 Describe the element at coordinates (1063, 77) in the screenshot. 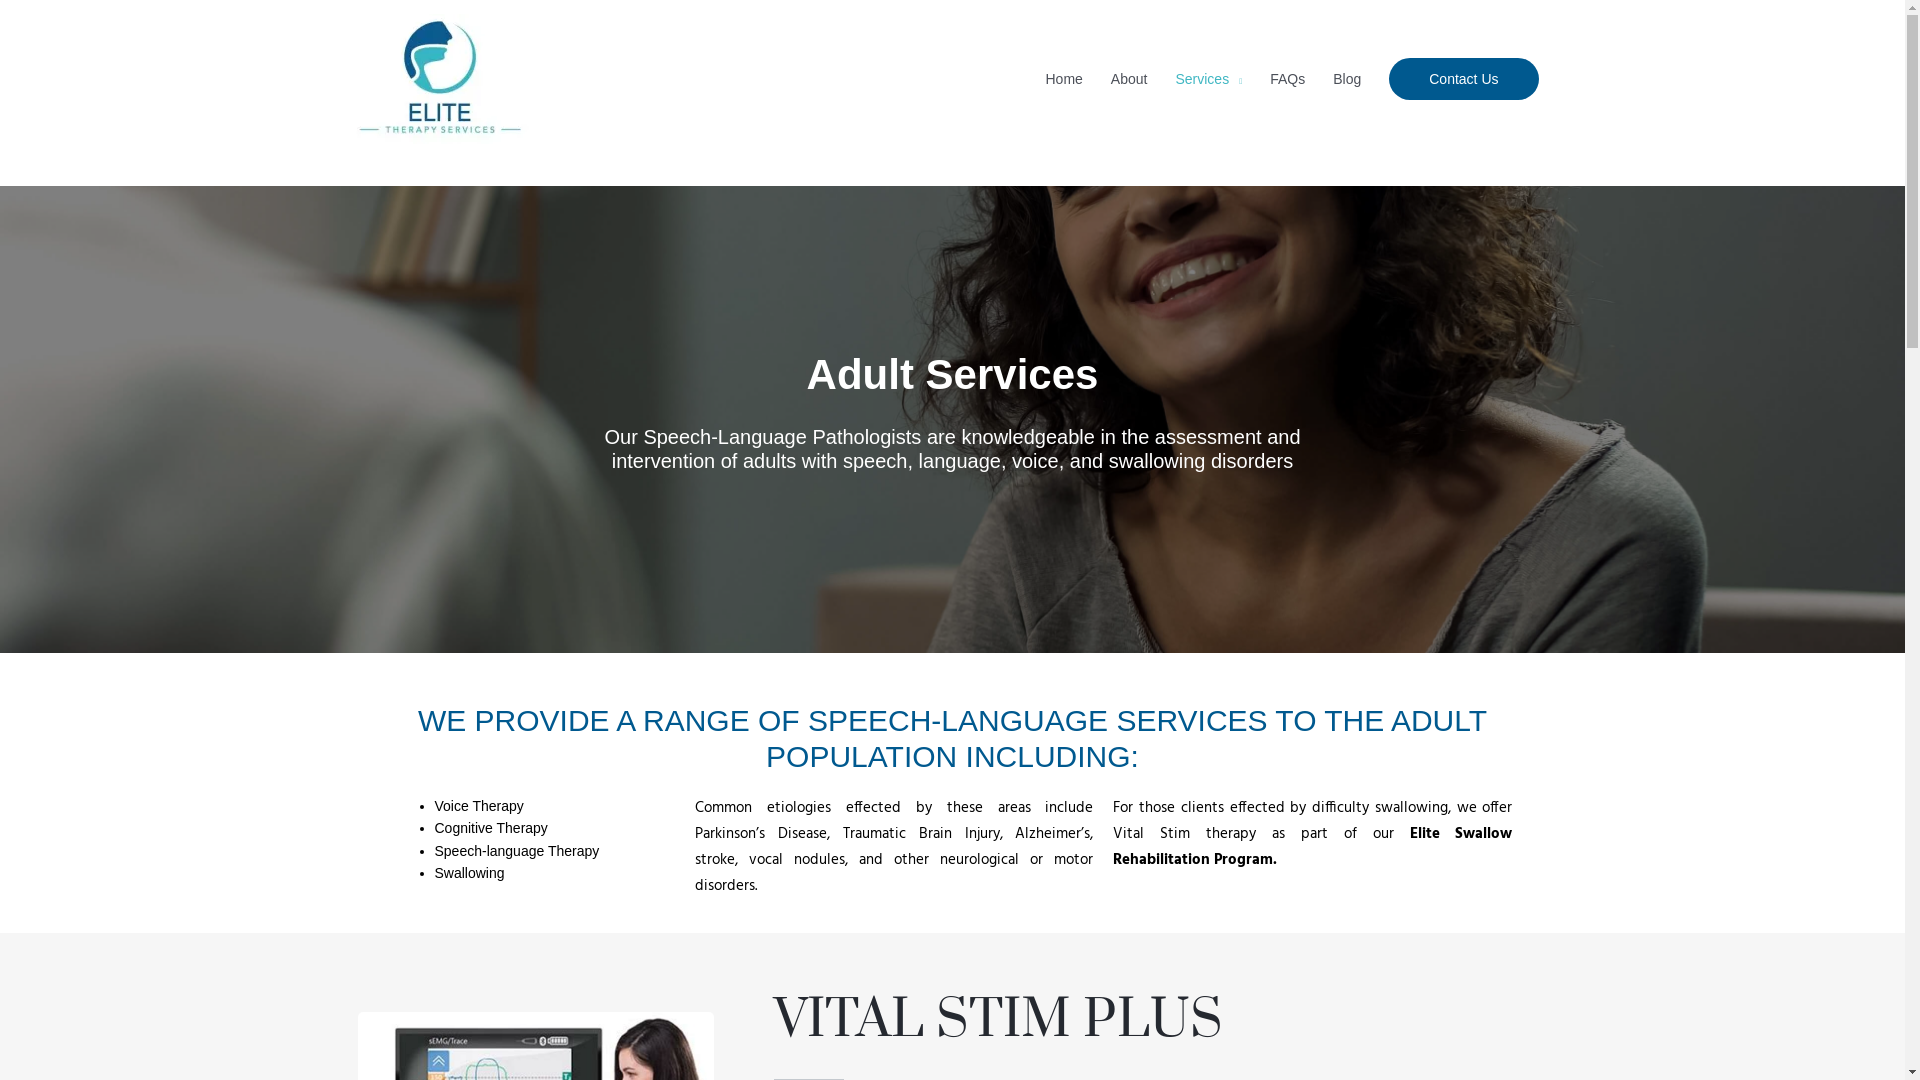

I see `'Home'` at that location.